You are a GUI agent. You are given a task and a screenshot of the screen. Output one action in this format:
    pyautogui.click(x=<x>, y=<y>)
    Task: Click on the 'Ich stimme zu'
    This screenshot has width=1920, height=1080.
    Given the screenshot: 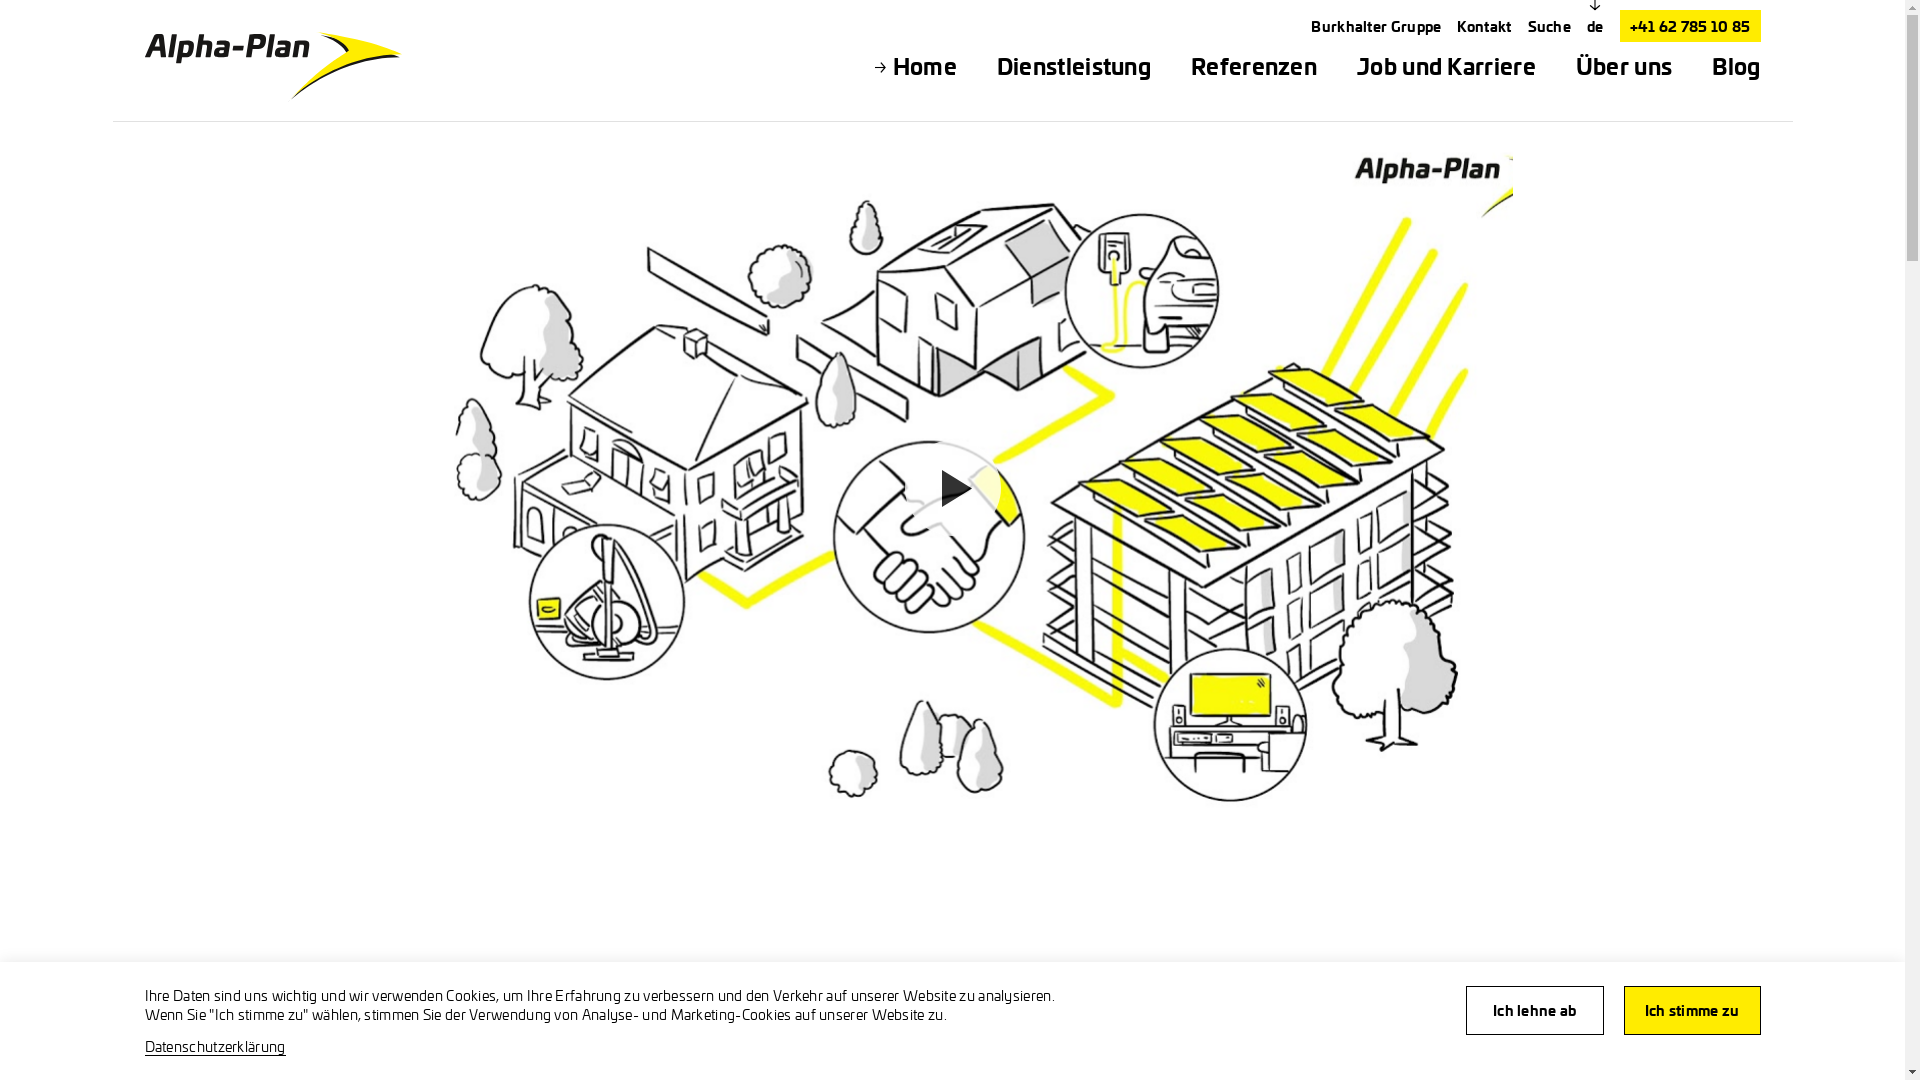 What is the action you would take?
    pyautogui.click(x=1623, y=1010)
    